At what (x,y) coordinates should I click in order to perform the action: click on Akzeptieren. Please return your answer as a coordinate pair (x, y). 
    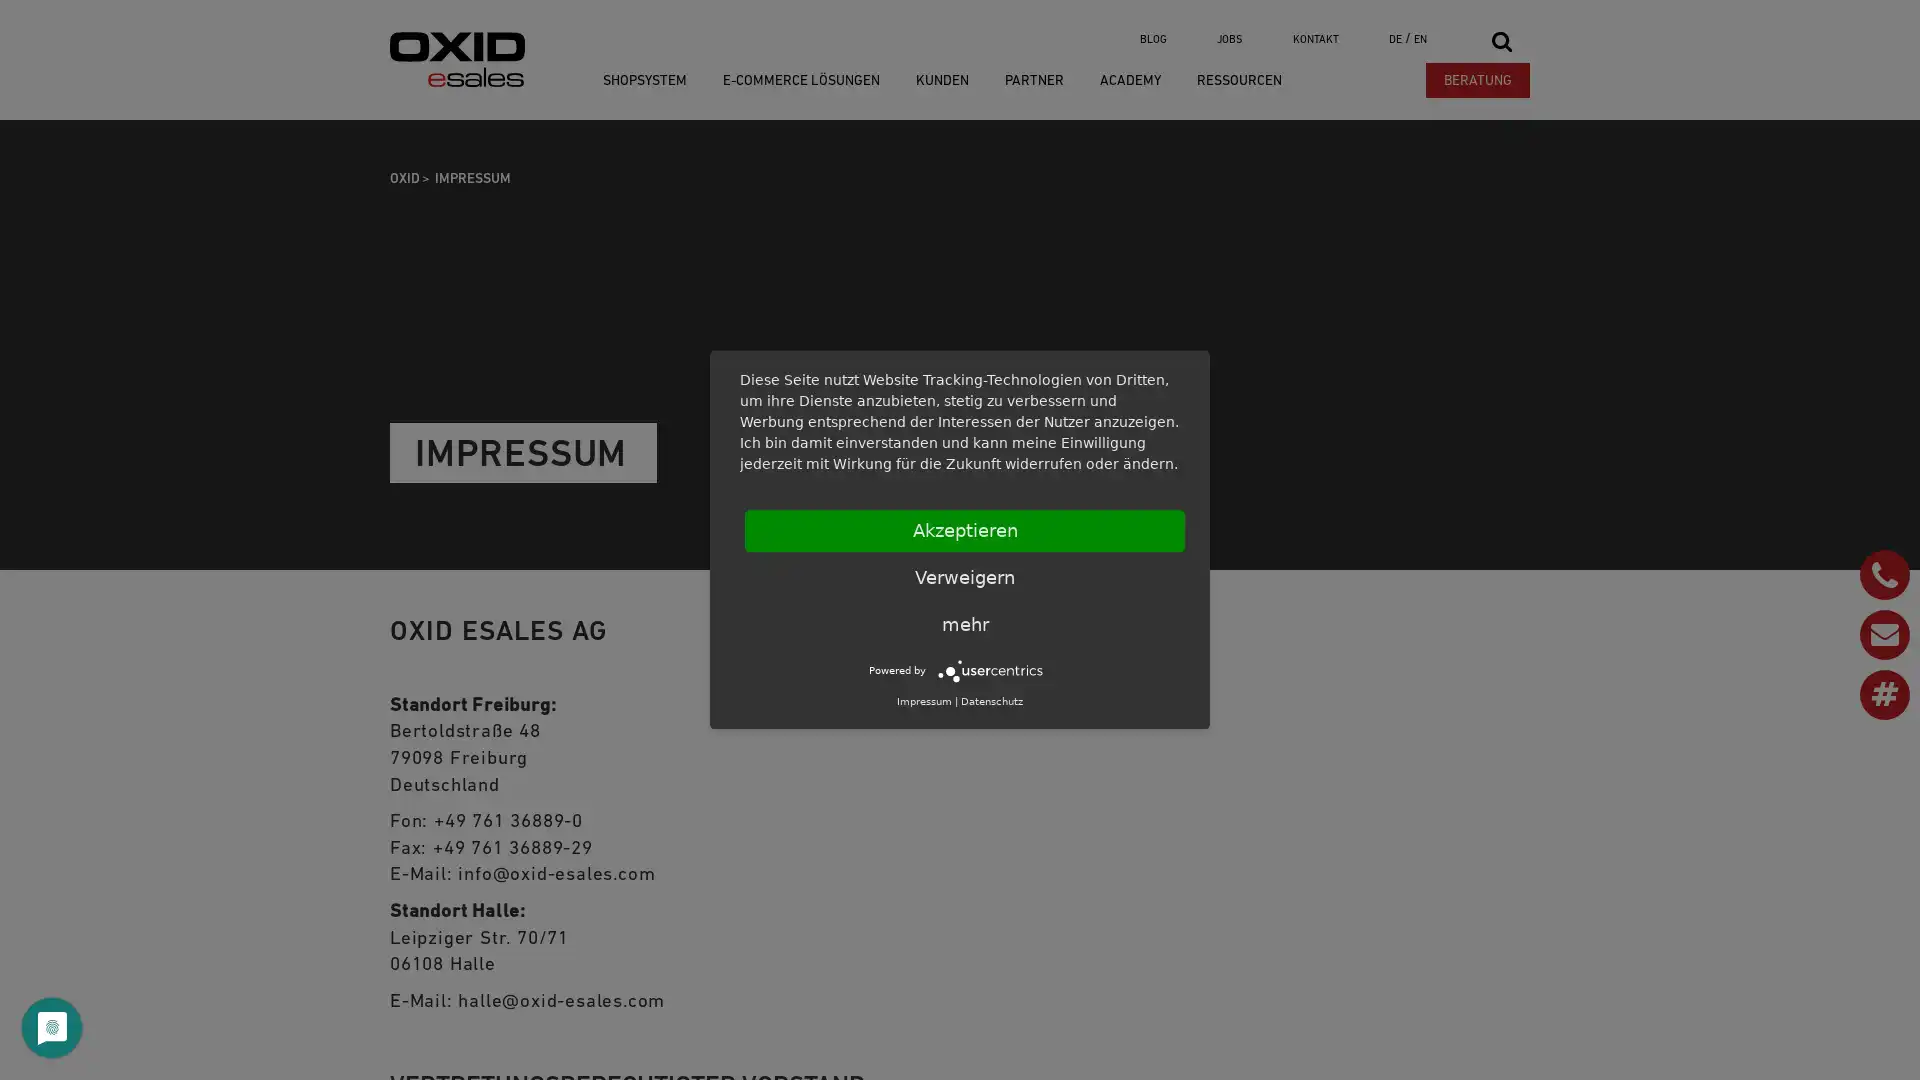
    Looking at the image, I should click on (964, 530).